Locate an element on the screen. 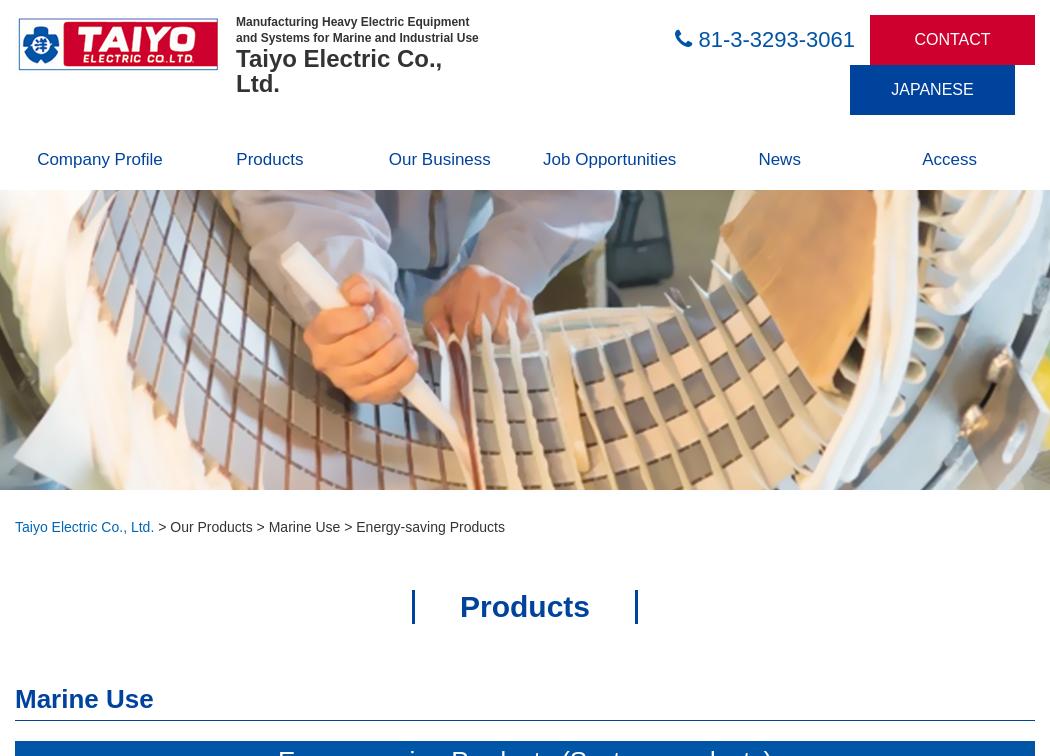 This screenshot has width=1050, height=756. 'Manufacturing Heavy Electric Equipment and Systems for Marine and Industrial Use' is located at coordinates (356, 29).